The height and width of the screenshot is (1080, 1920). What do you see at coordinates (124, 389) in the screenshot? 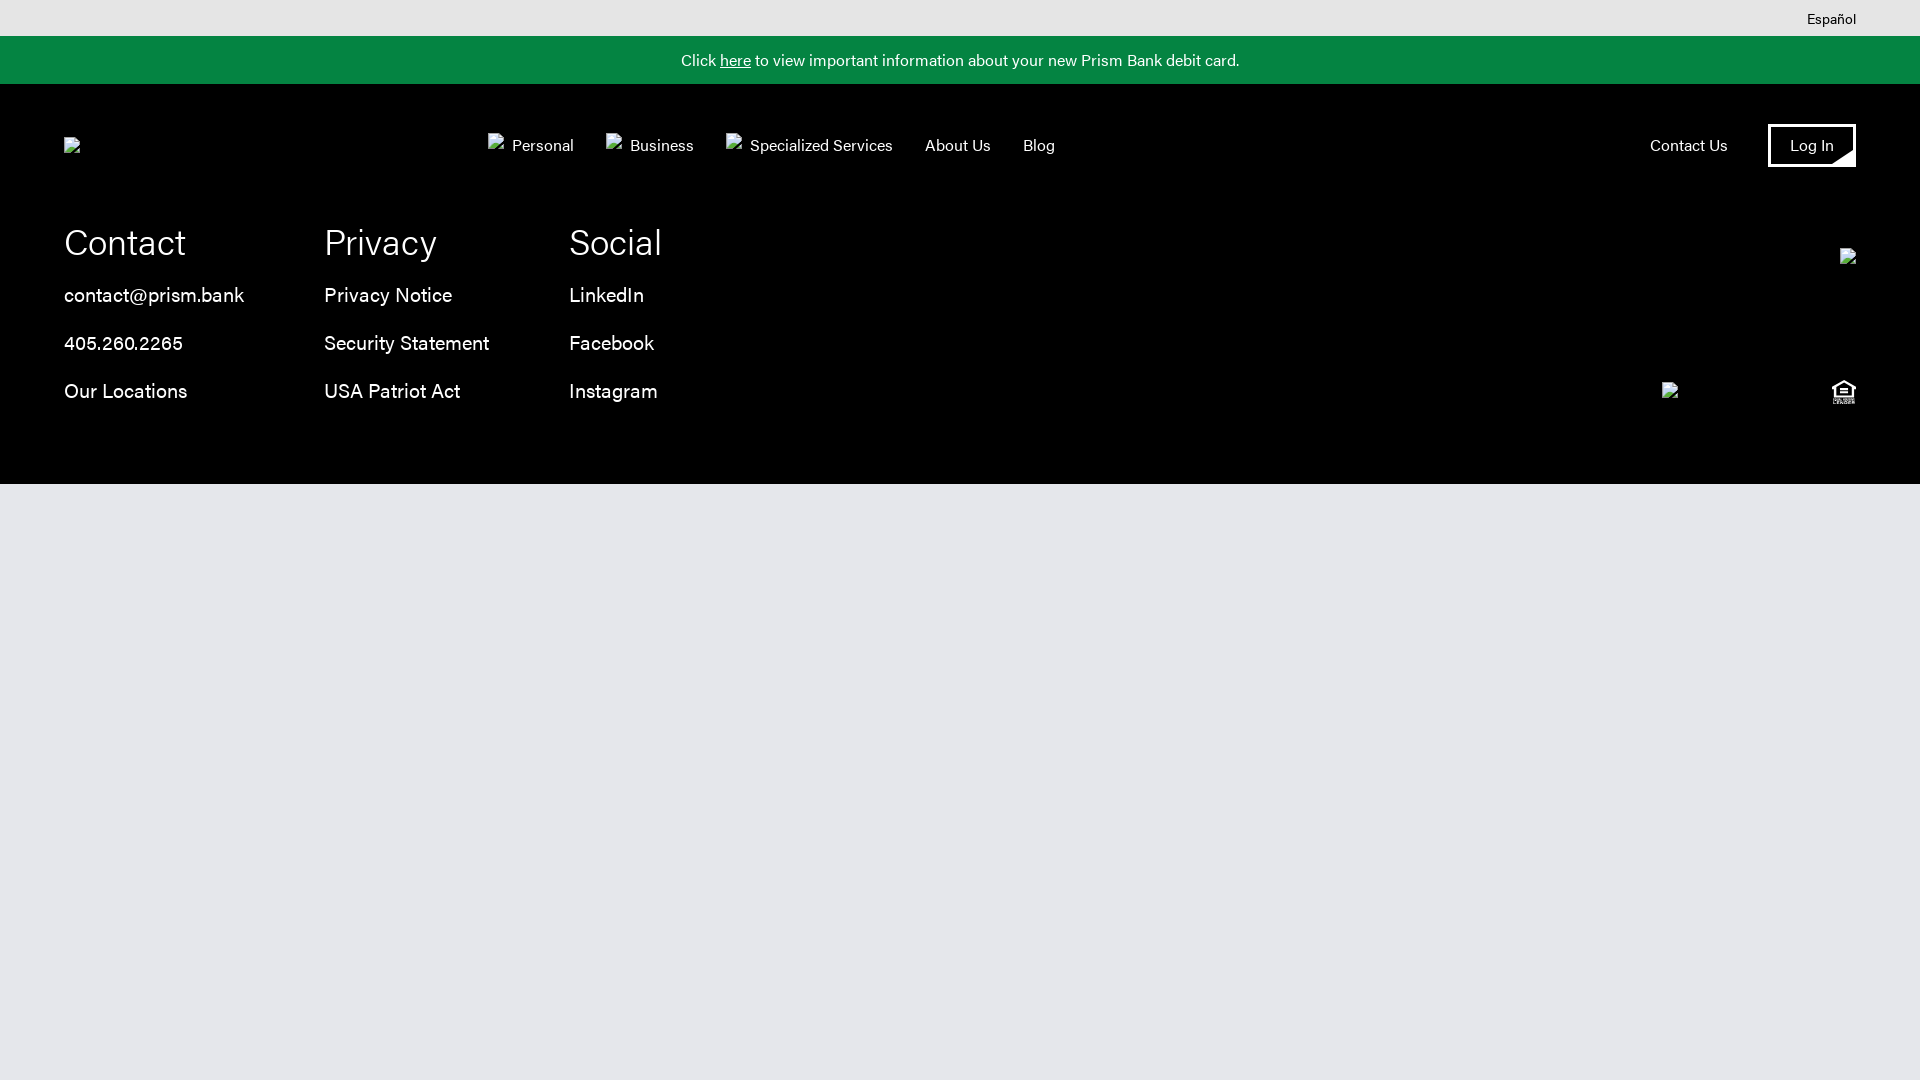
I see `'Our Locations'` at bounding box center [124, 389].